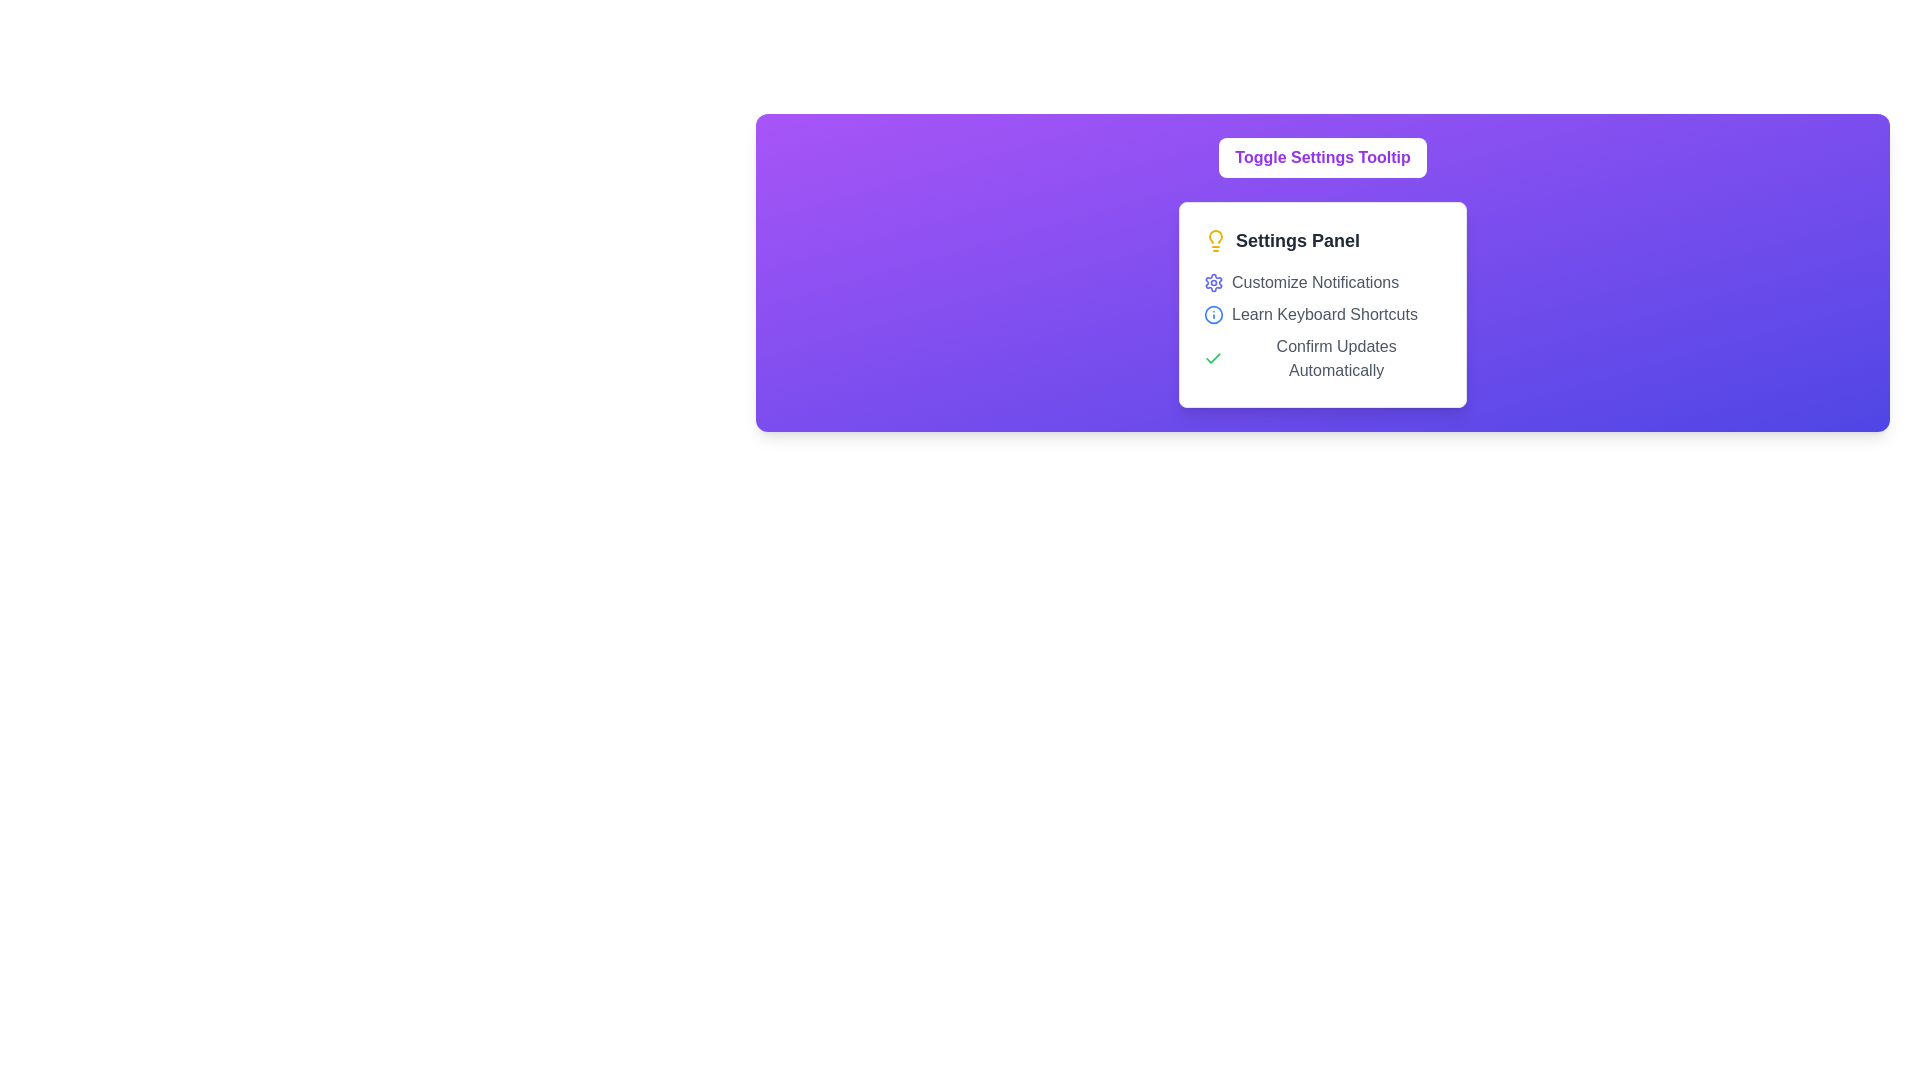 This screenshot has width=1920, height=1080. What do you see at coordinates (1214, 239) in the screenshot?
I see `the decorative icon for the 'Settings Panel' section for accessibility purposes` at bounding box center [1214, 239].